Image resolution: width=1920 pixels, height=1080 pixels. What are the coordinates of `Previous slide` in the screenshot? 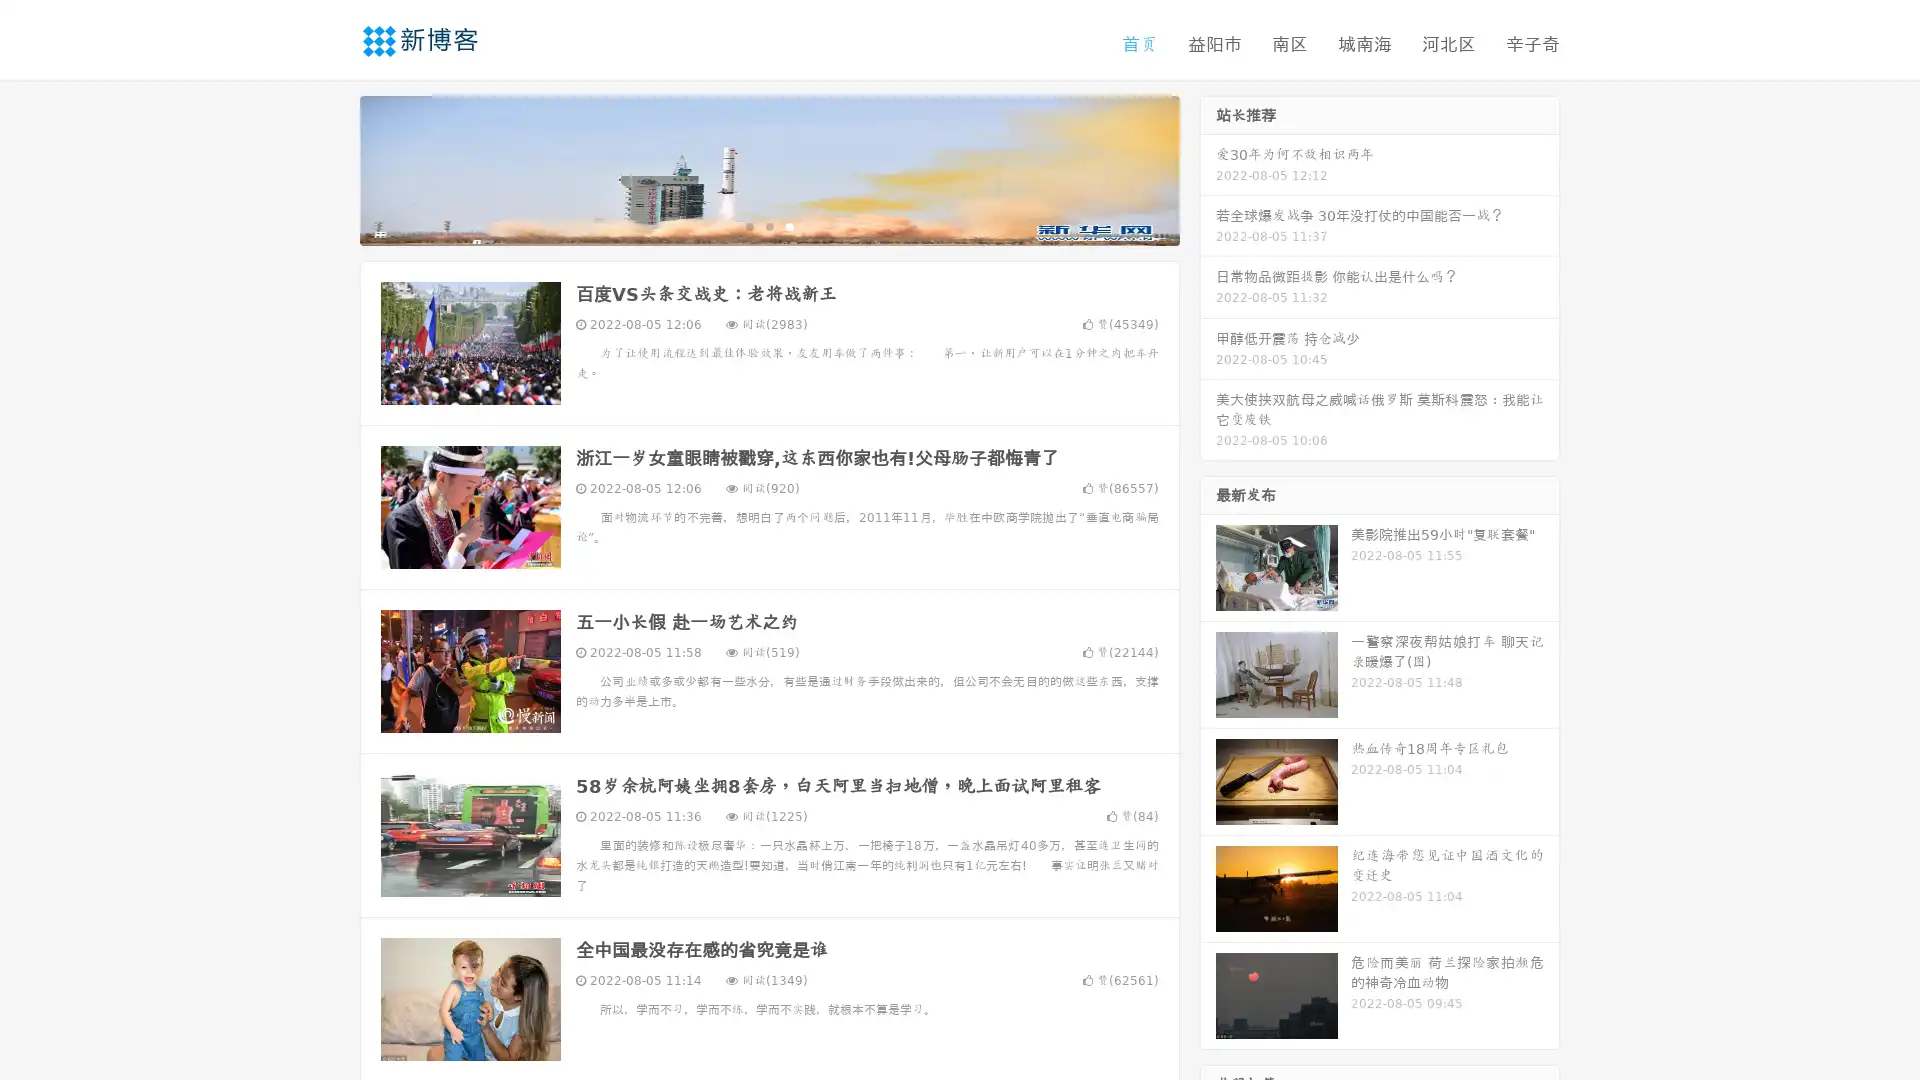 It's located at (330, 168).